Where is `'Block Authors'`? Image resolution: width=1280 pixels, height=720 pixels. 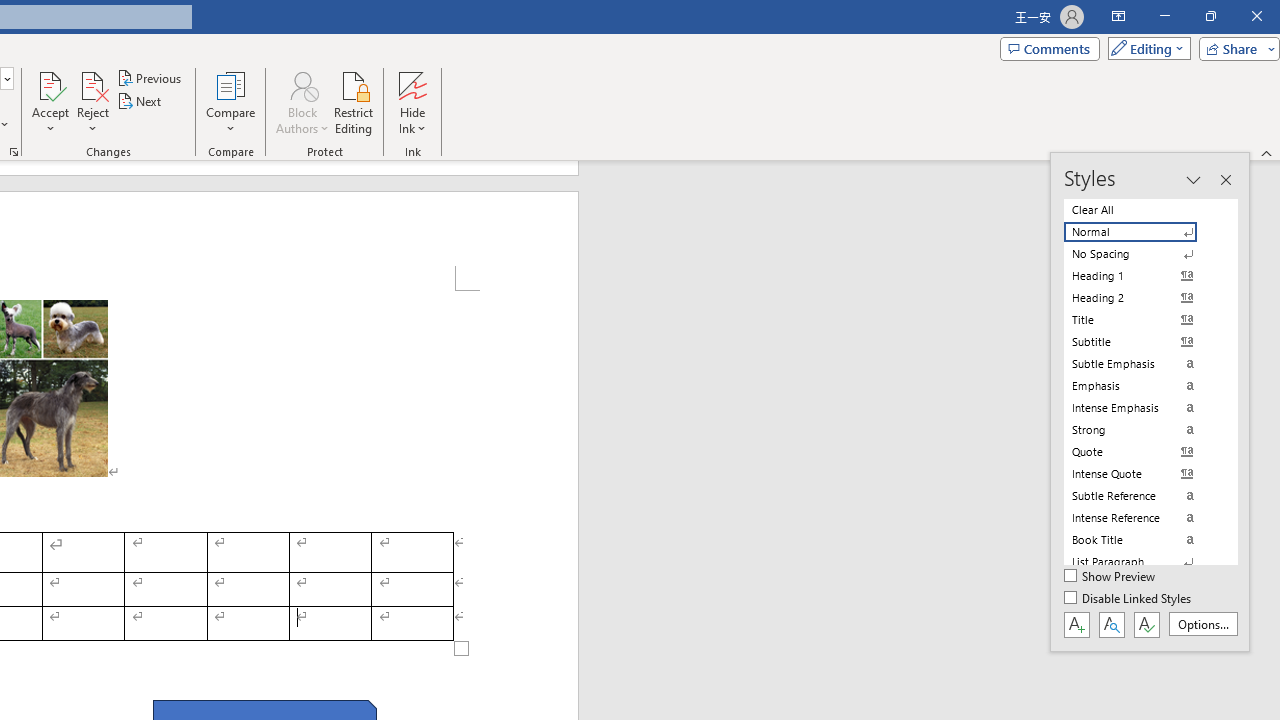
'Block Authors' is located at coordinates (301, 103).